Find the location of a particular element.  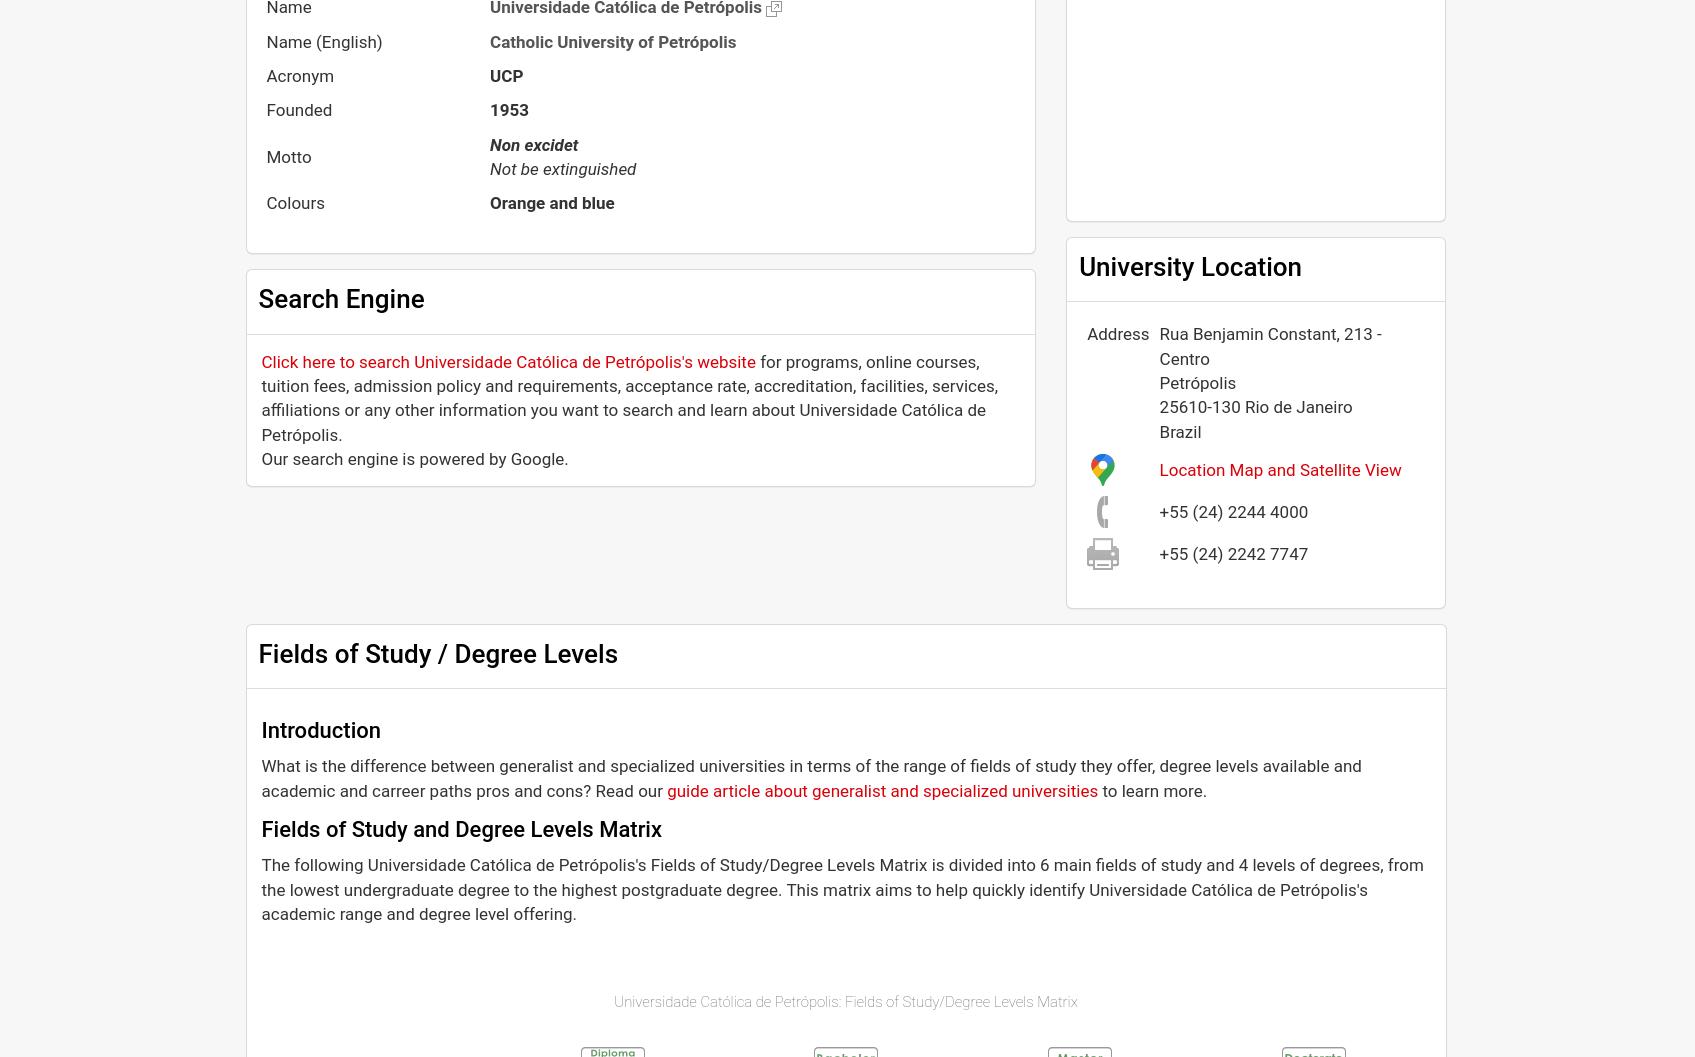

'Petrópolis' is located at coordinates (1158, 381).